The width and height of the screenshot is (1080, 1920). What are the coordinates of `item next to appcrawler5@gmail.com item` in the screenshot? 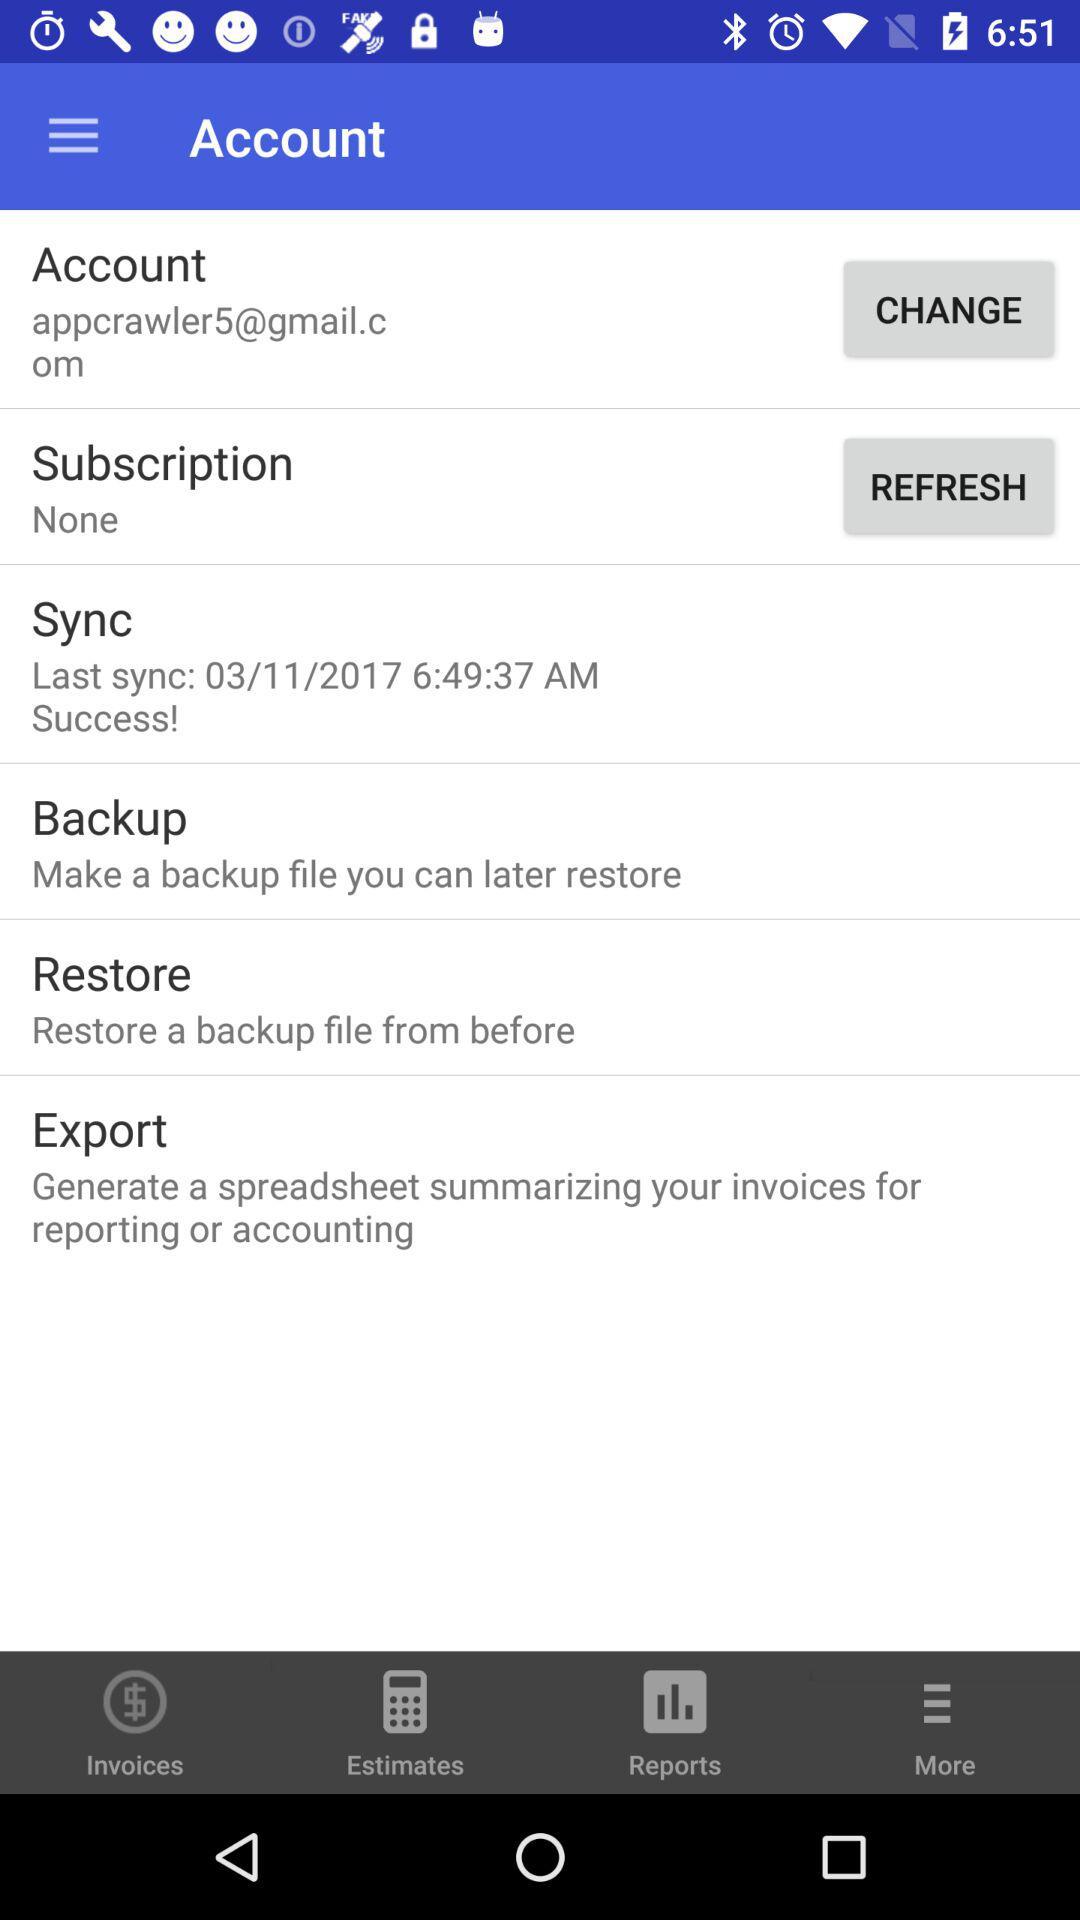 It's located at (947, 307).